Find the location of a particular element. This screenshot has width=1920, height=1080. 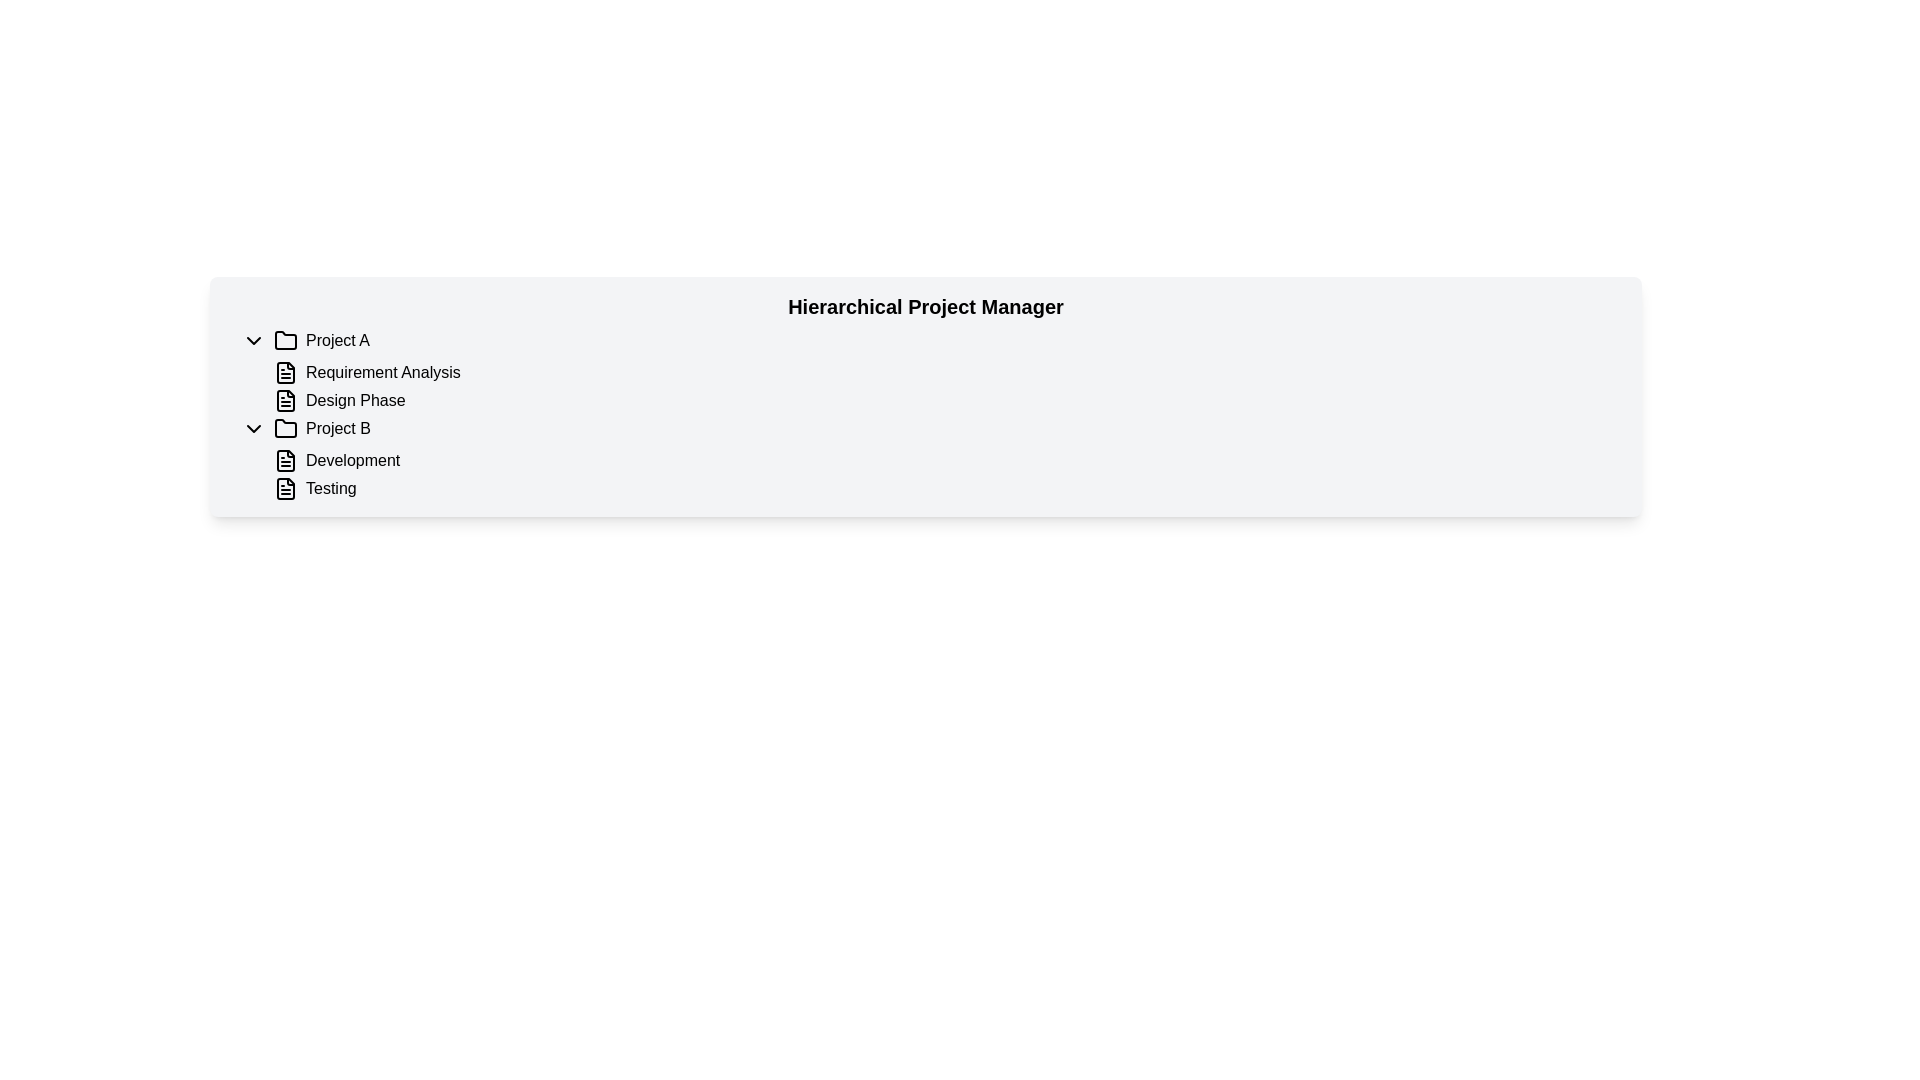

text header located at the top-center of the gray box, which serves as a title for the content below is located at coordinates (925, 307).